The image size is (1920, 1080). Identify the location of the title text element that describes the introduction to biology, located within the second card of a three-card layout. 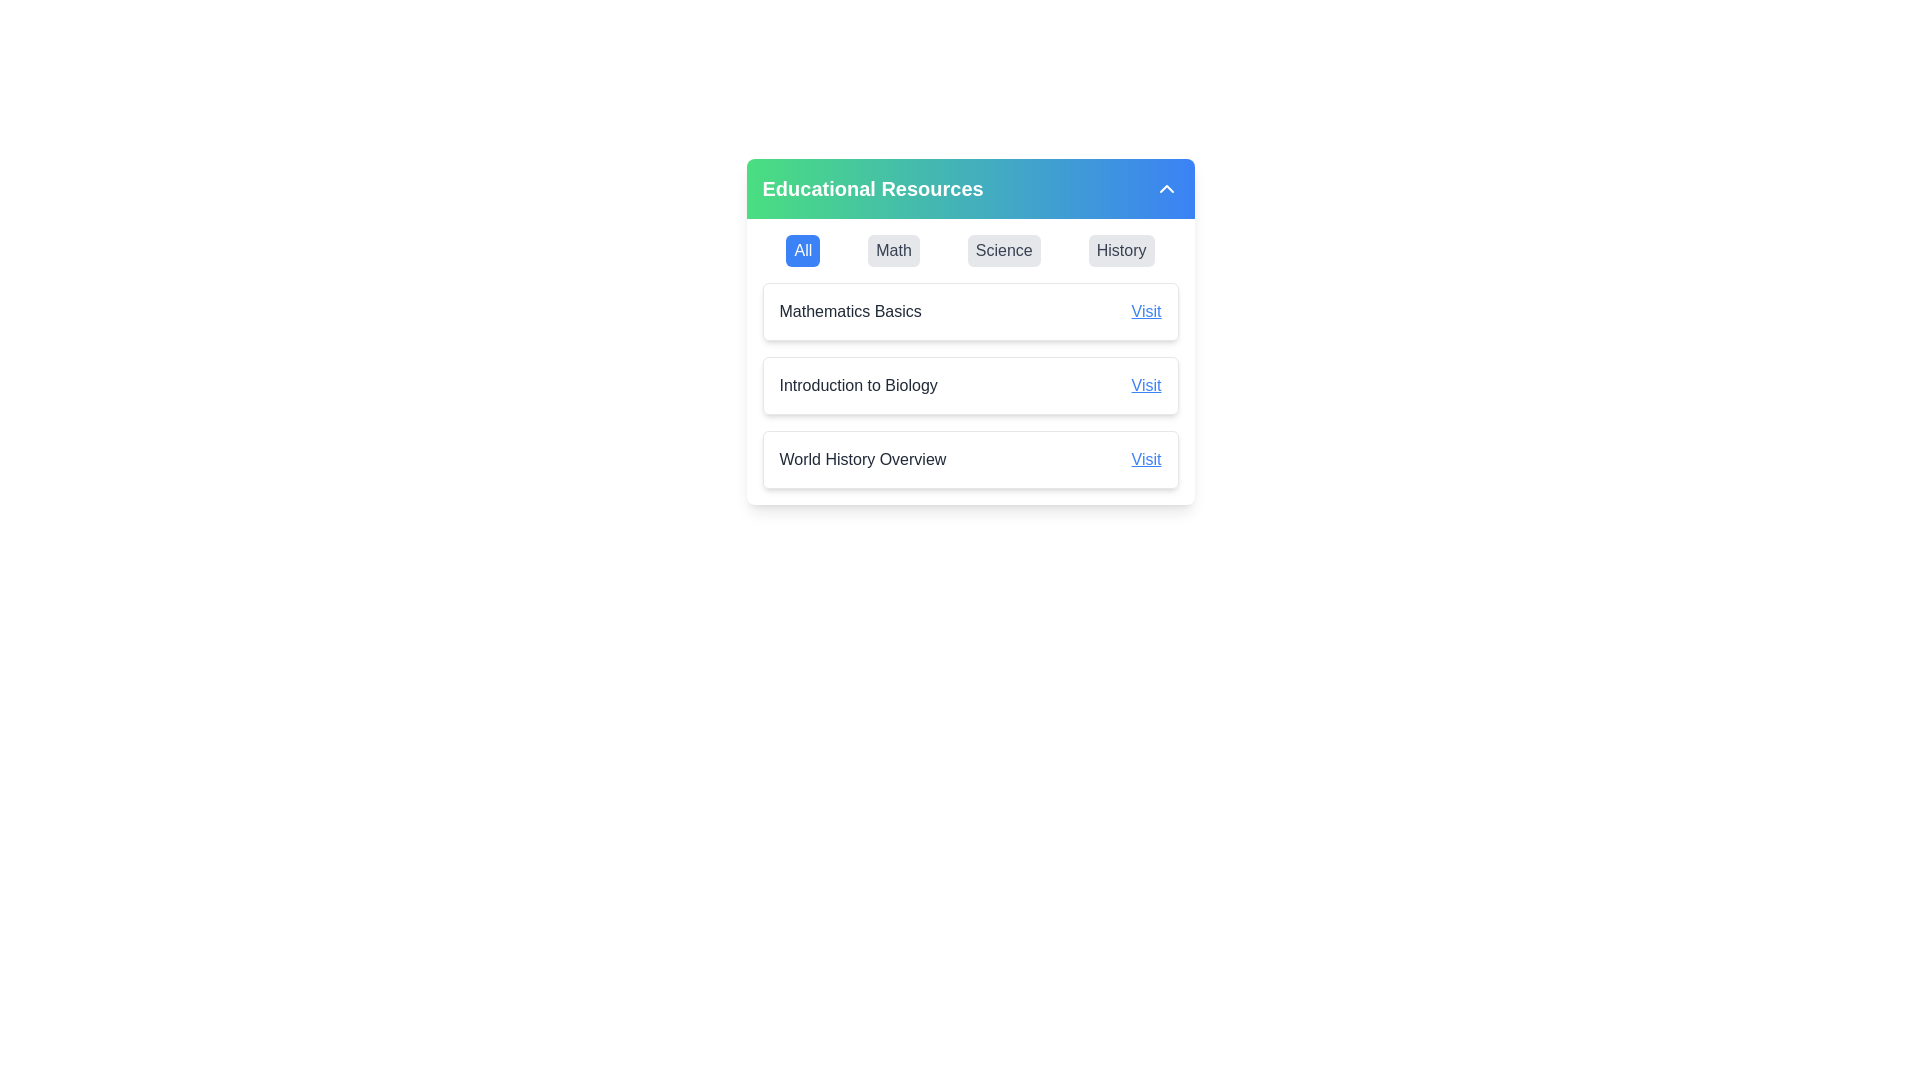
(858, 385).